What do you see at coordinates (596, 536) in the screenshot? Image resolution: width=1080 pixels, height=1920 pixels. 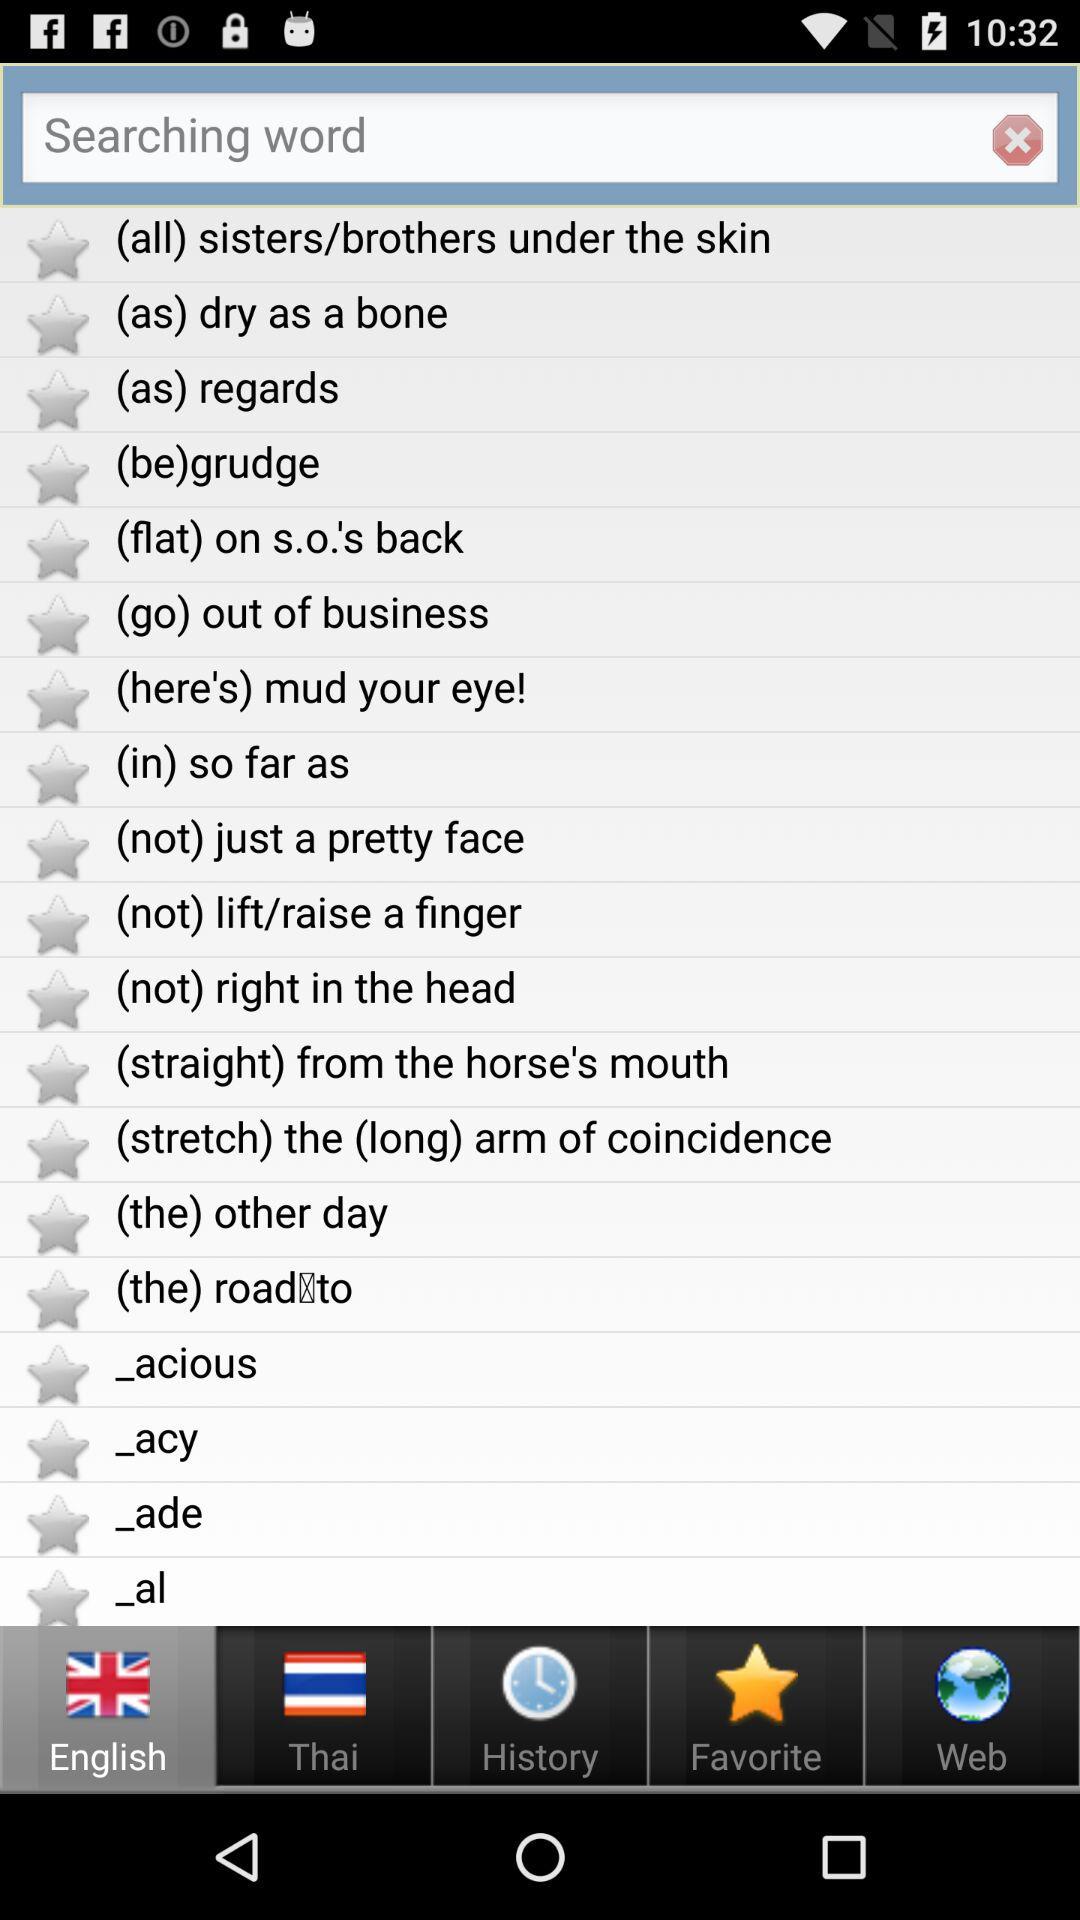 I see `the flat on s` at bounding box center [596, 536].